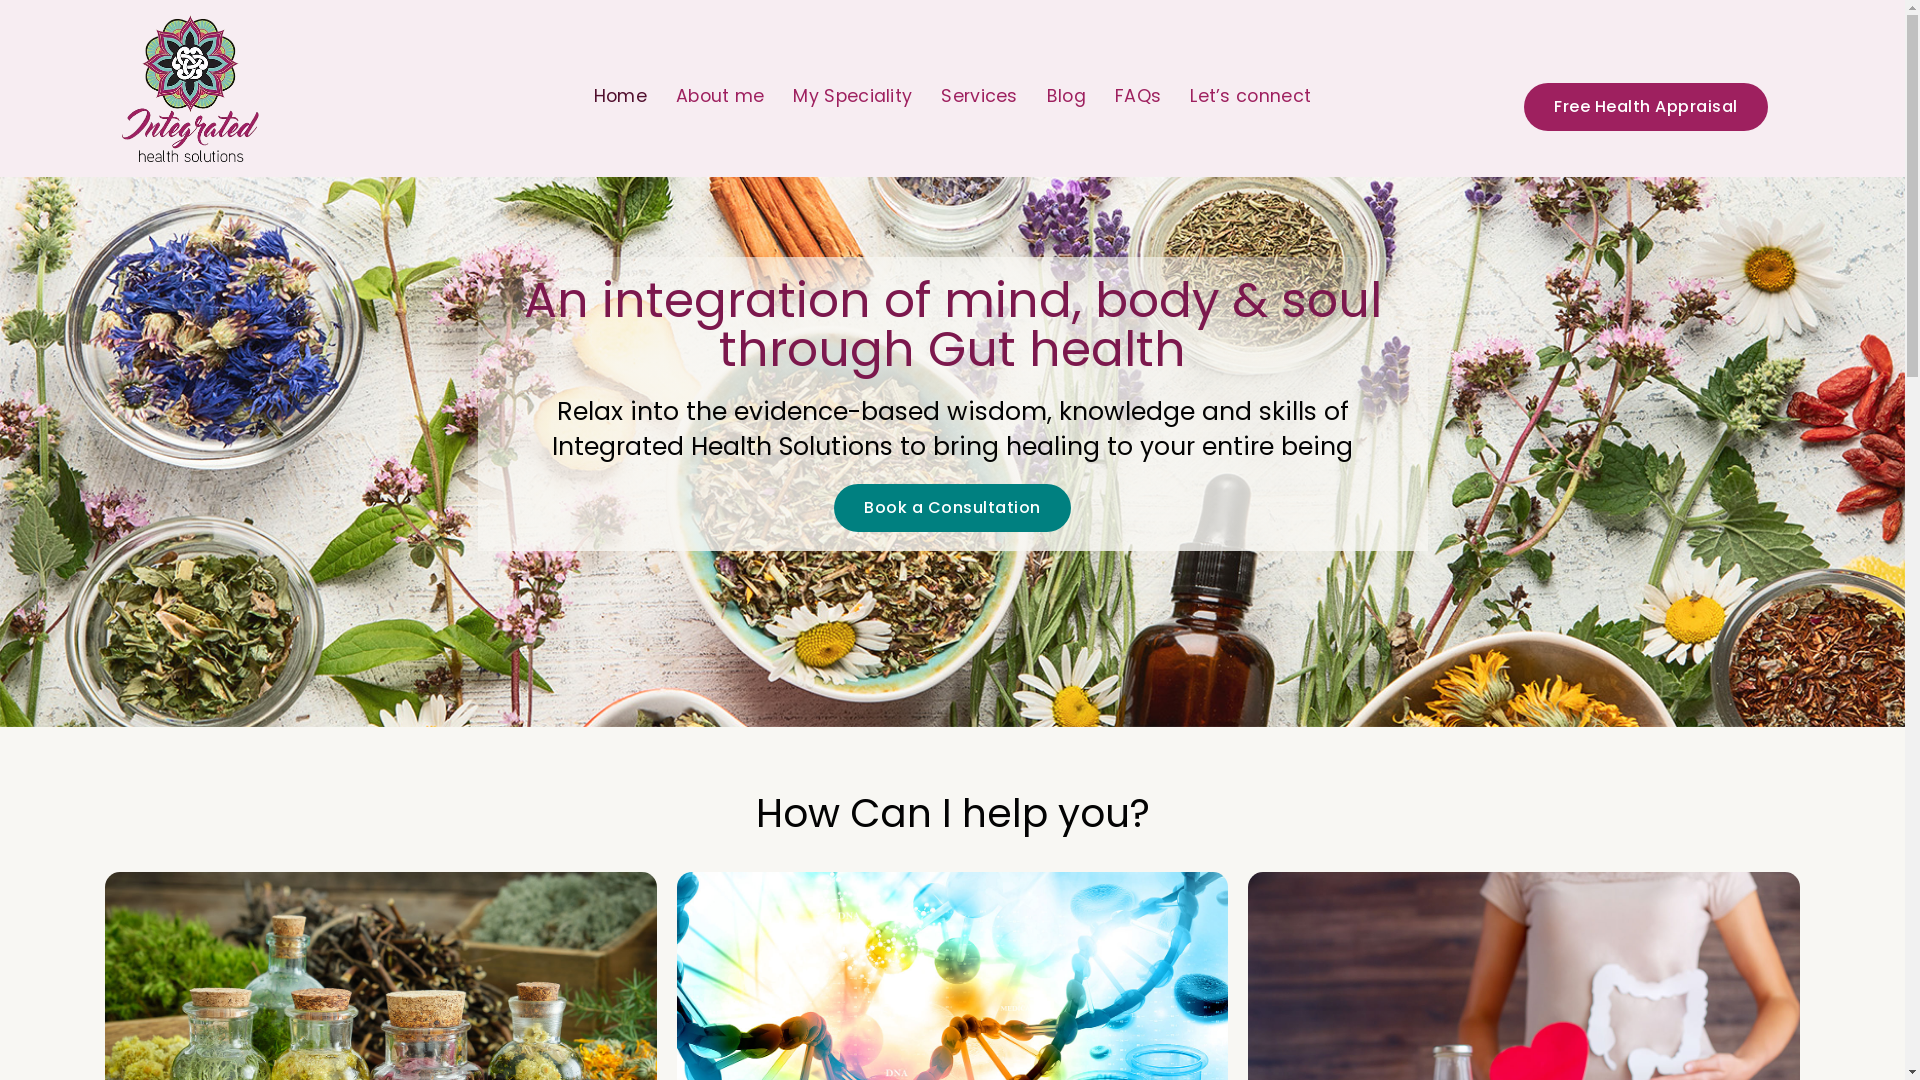 Image resolution: width=1920 pixels, height=1080 pixels. Describe the element at coordinates (834, 507) in the screenshot. I see `'Book a Consultation'` at that location.